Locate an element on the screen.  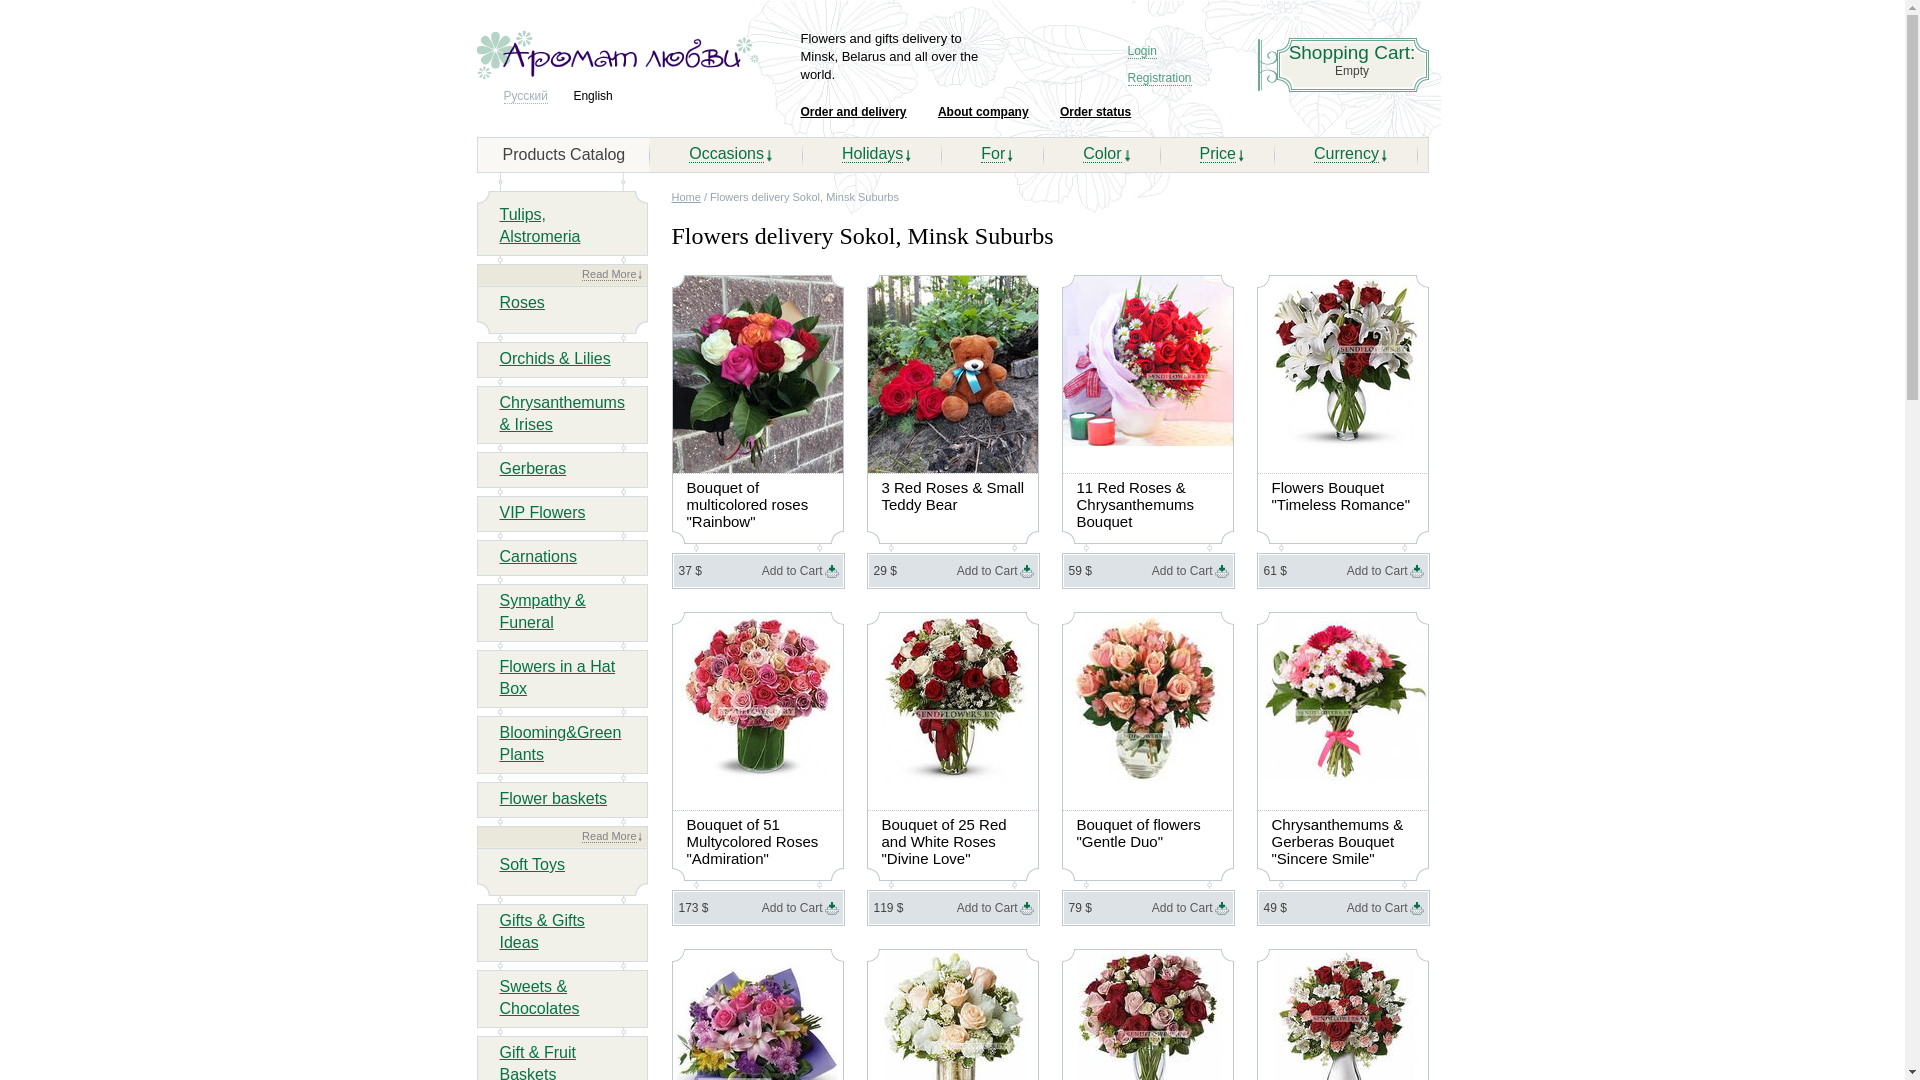
'Add to Cart is located at coordinates (1342, 570).